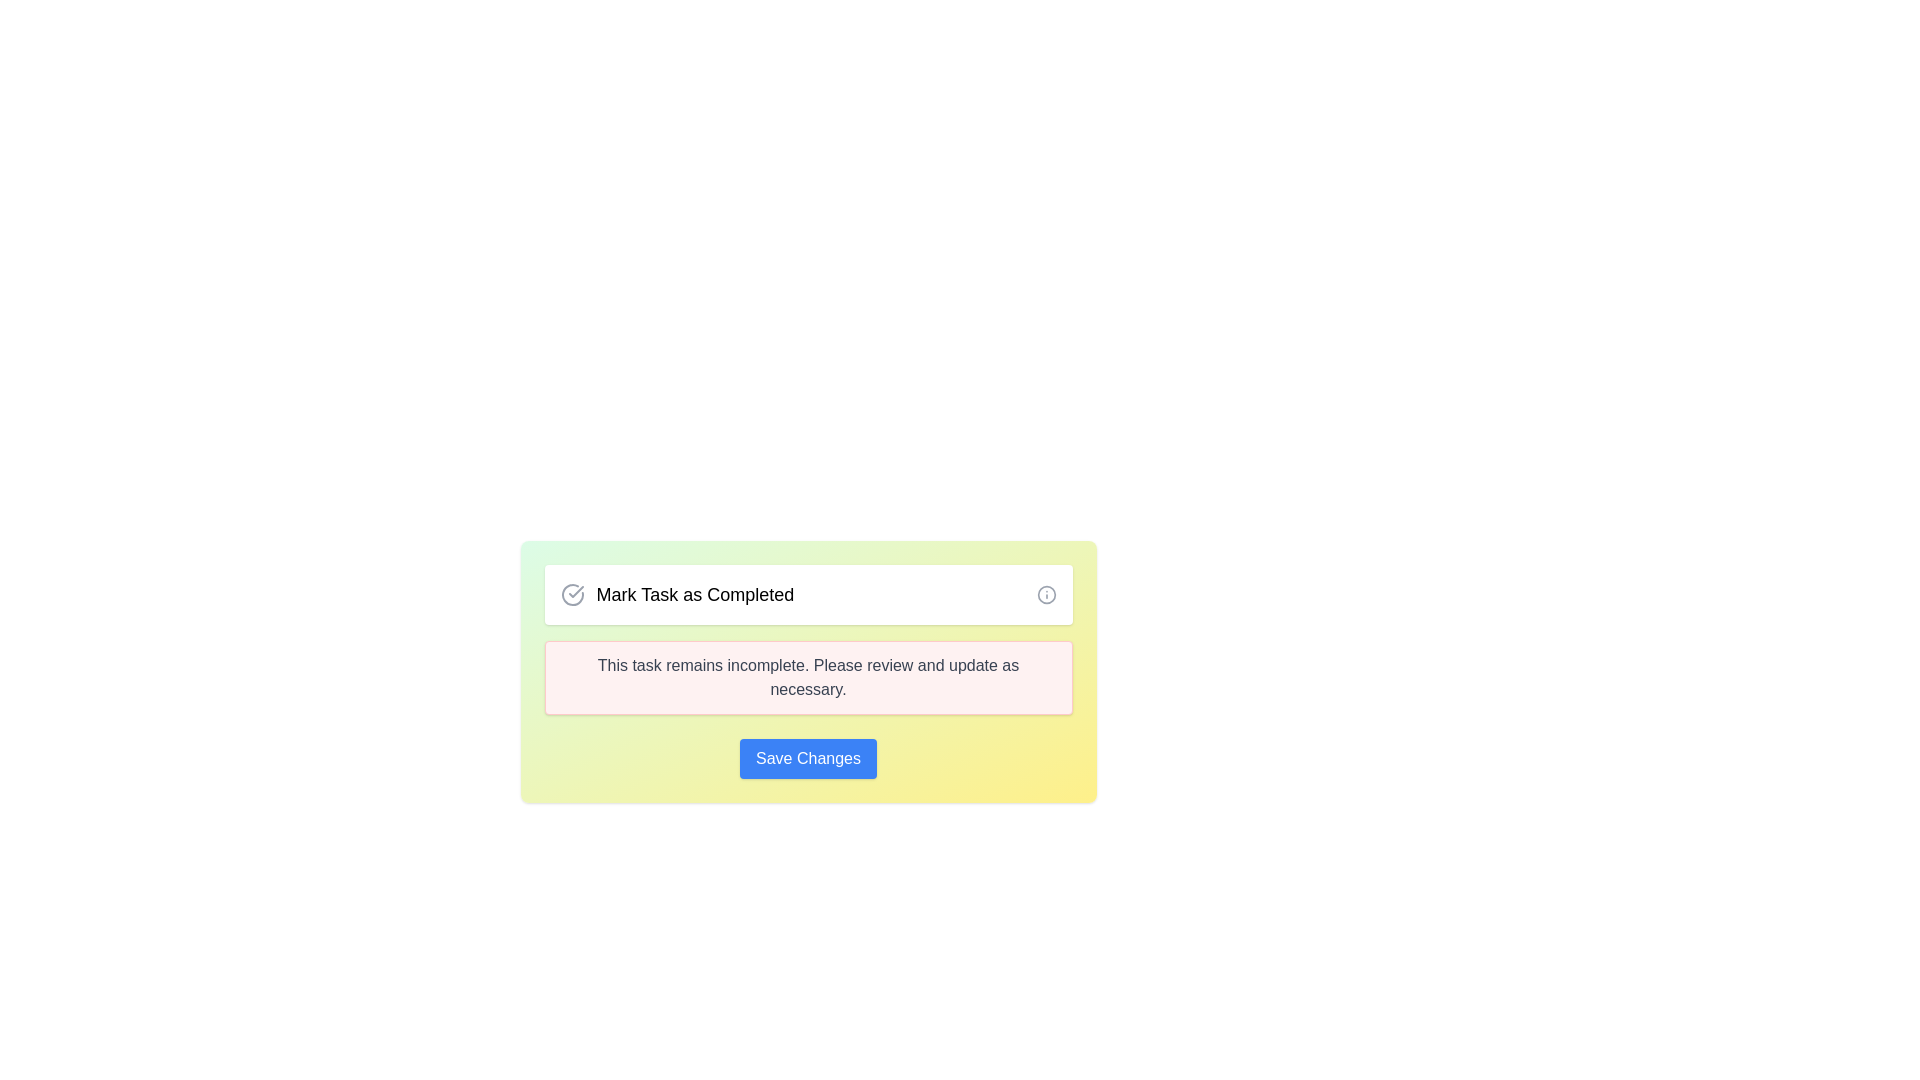 Image resolution: width=1920 pixels, height=1080 pixels. Describe the element at coordinates (571, 593) in the screenshot. I see `the SVG icon that marks a task as completed, located immediately to the left of the 'Mark Task as Completed' label, to receive additional feedback` at that location.